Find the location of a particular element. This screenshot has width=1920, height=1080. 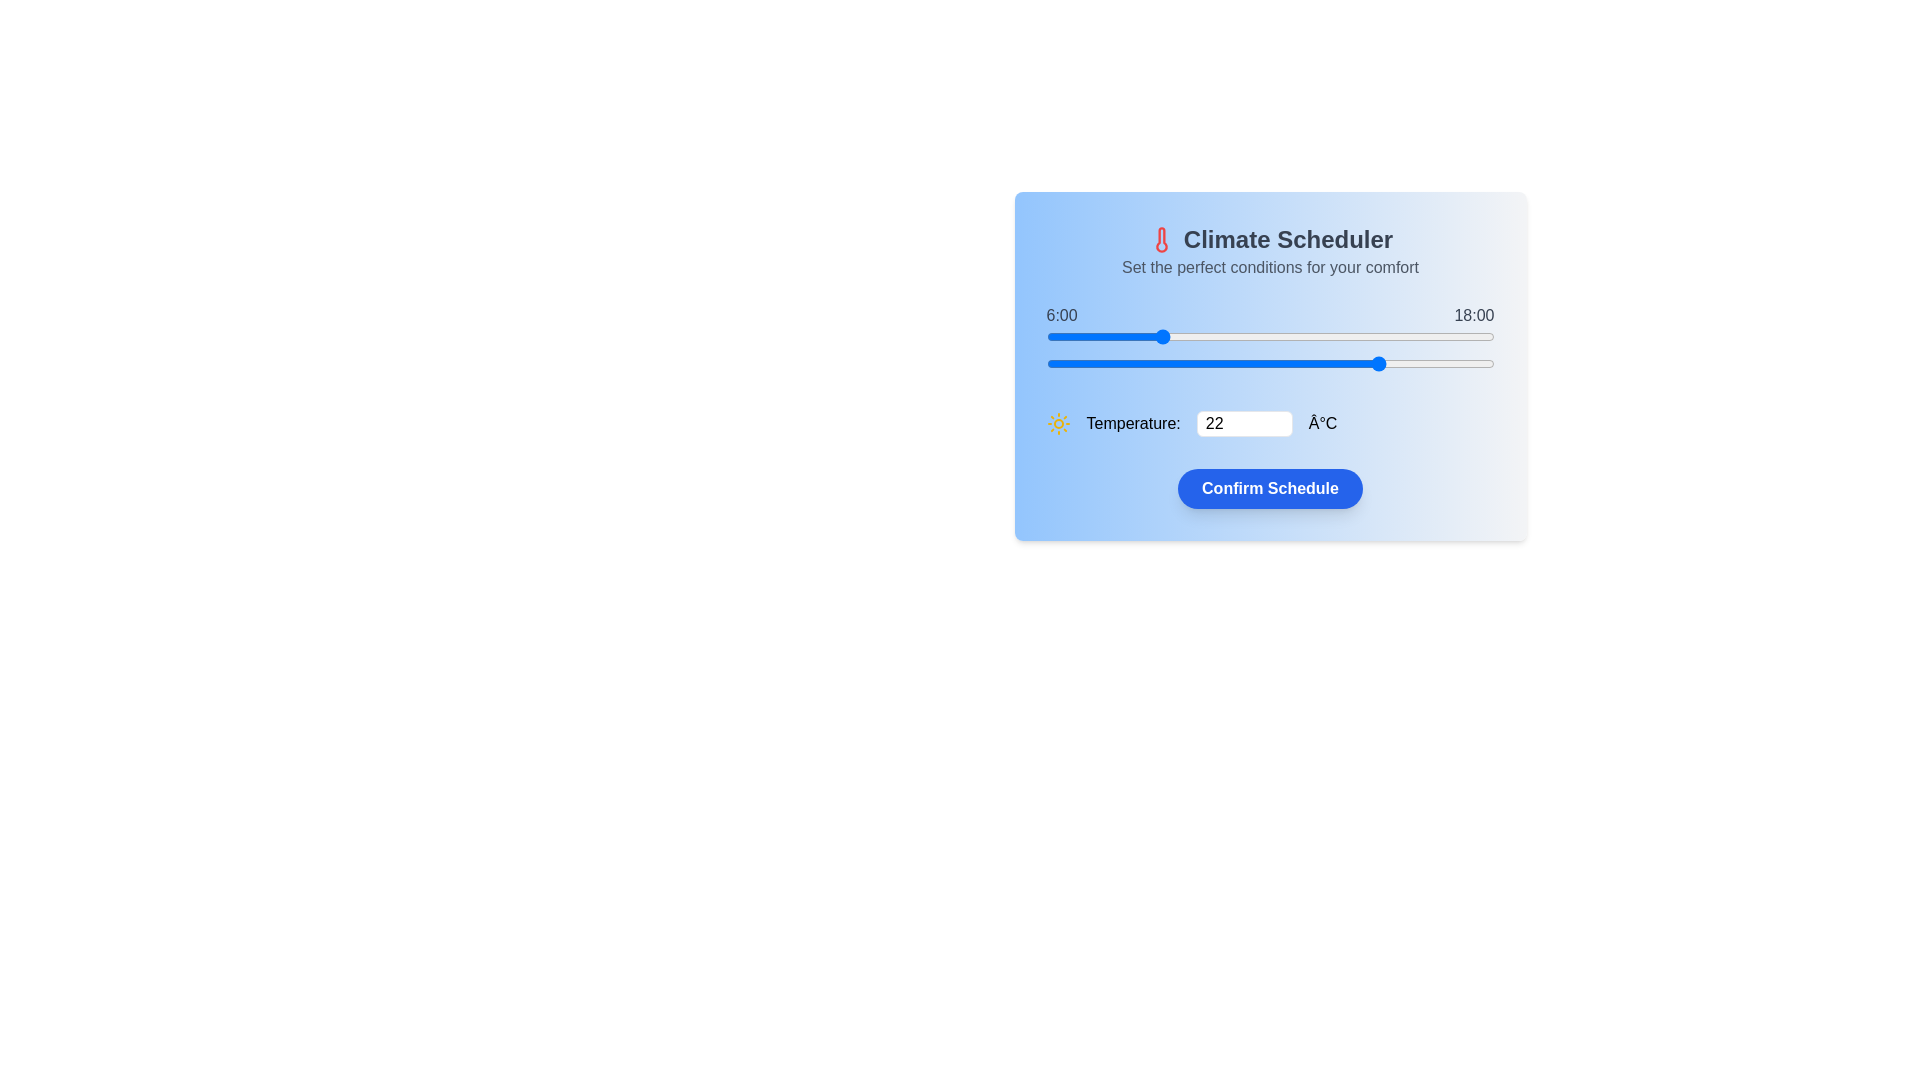

the time on the slider is located at coordinates (1121, 335).